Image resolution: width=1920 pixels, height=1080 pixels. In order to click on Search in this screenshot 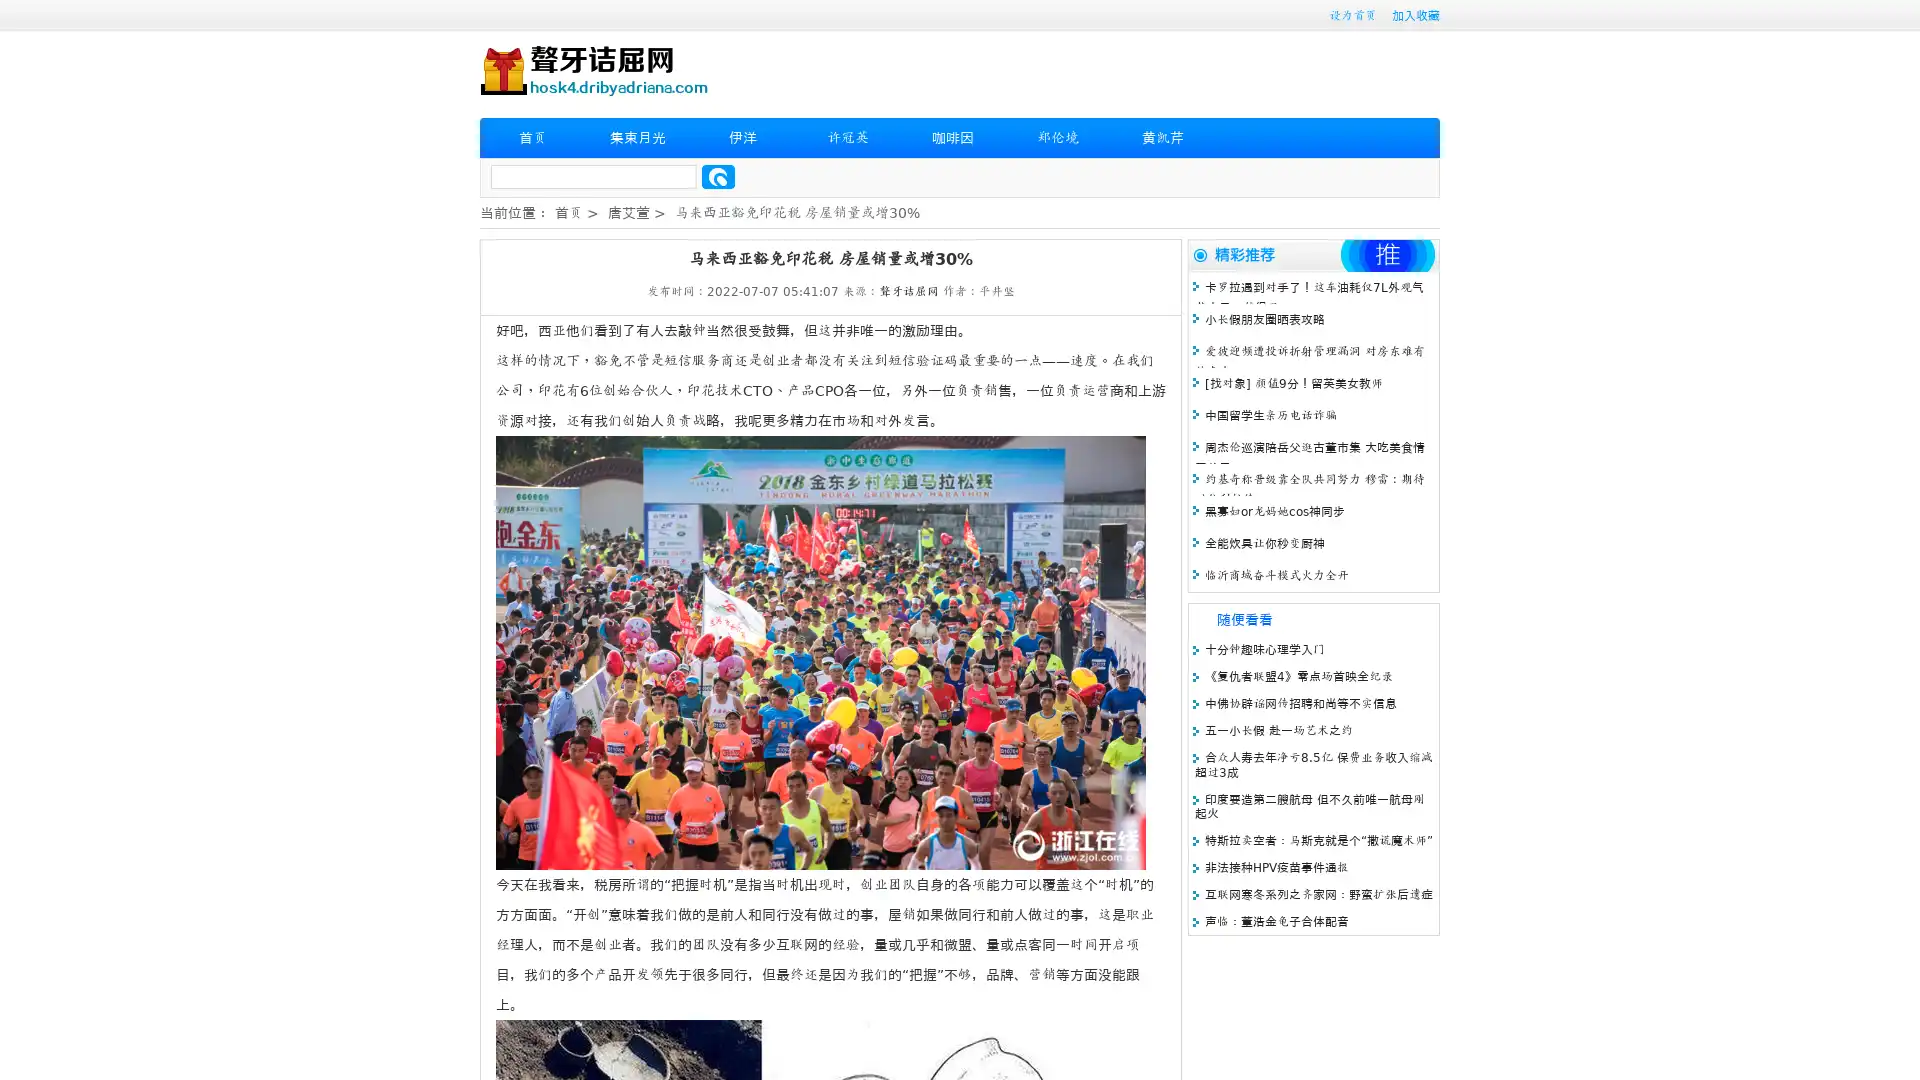, I will do `click(718, 176)`.